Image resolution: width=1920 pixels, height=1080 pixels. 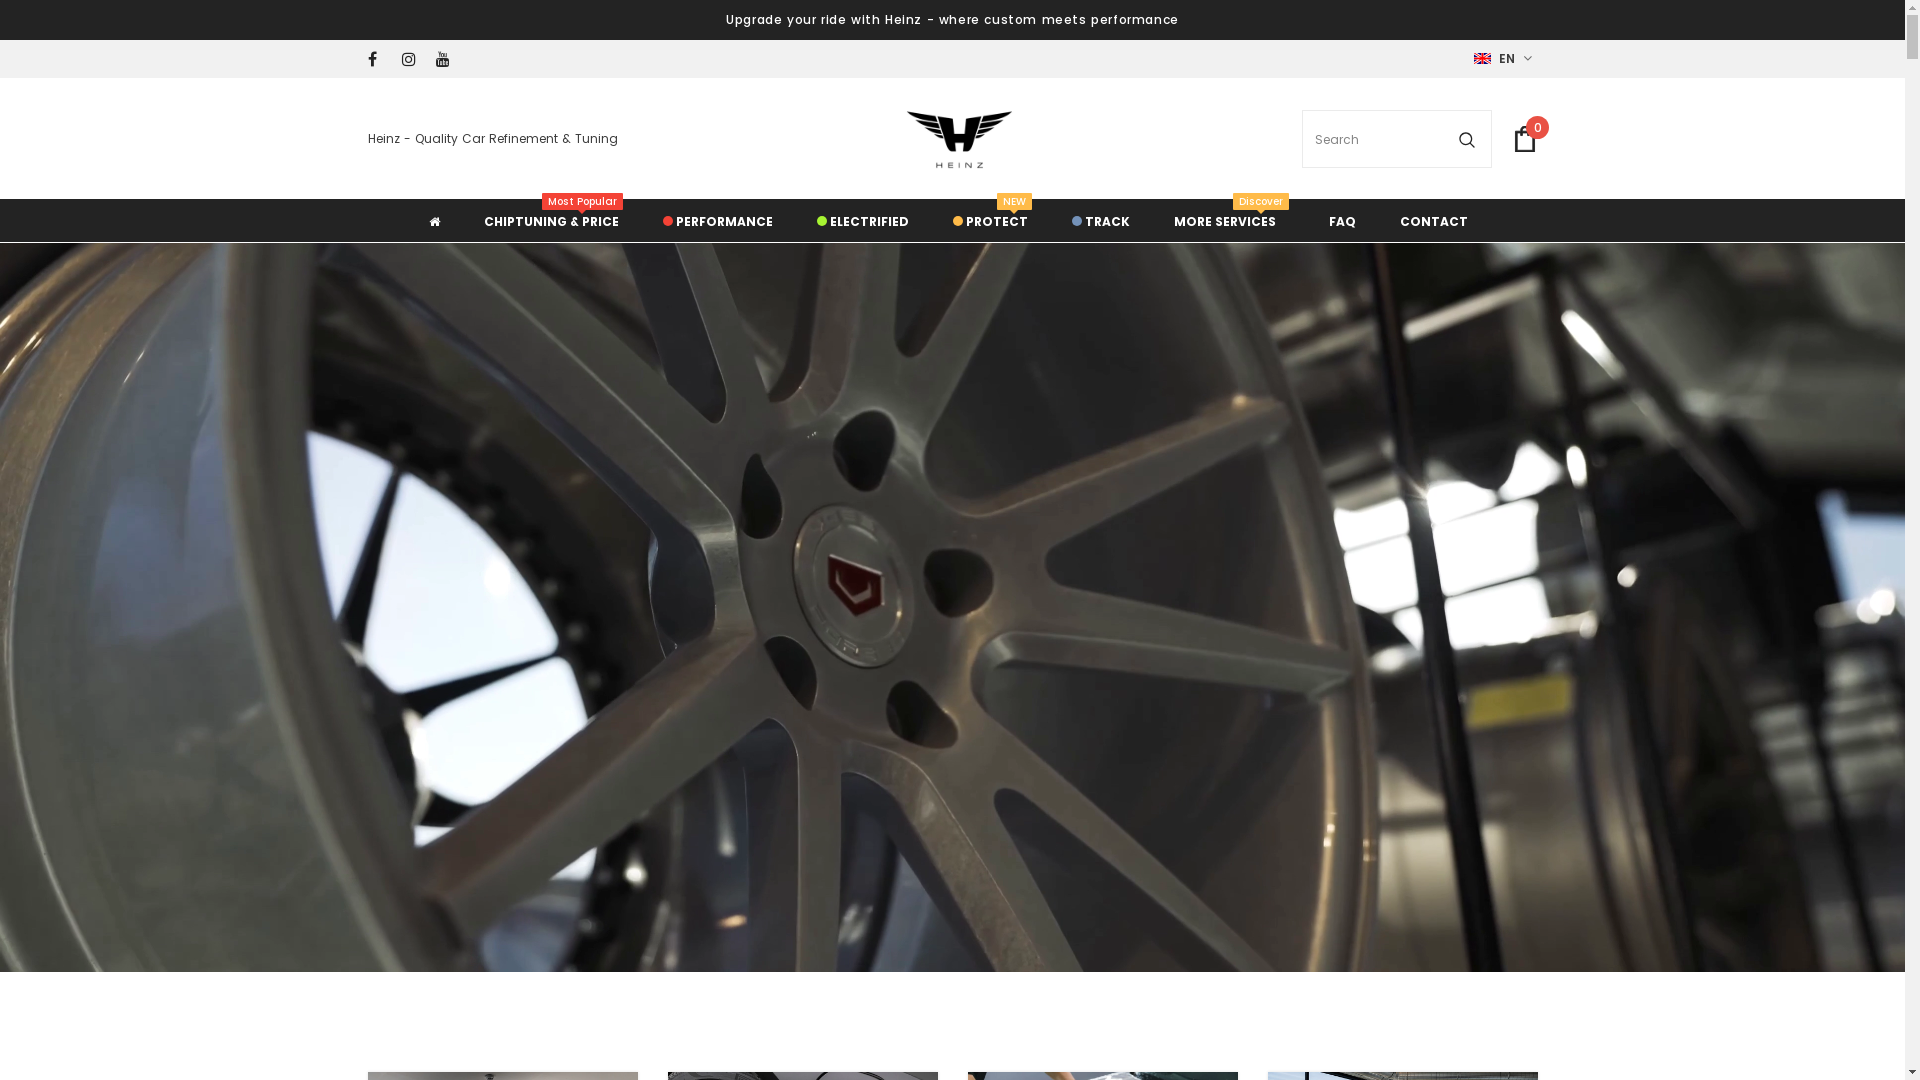 What do you see at coordinates (447, 58) in the screenshot?
I see `'YouTube'` at bounding box center [447, 58].